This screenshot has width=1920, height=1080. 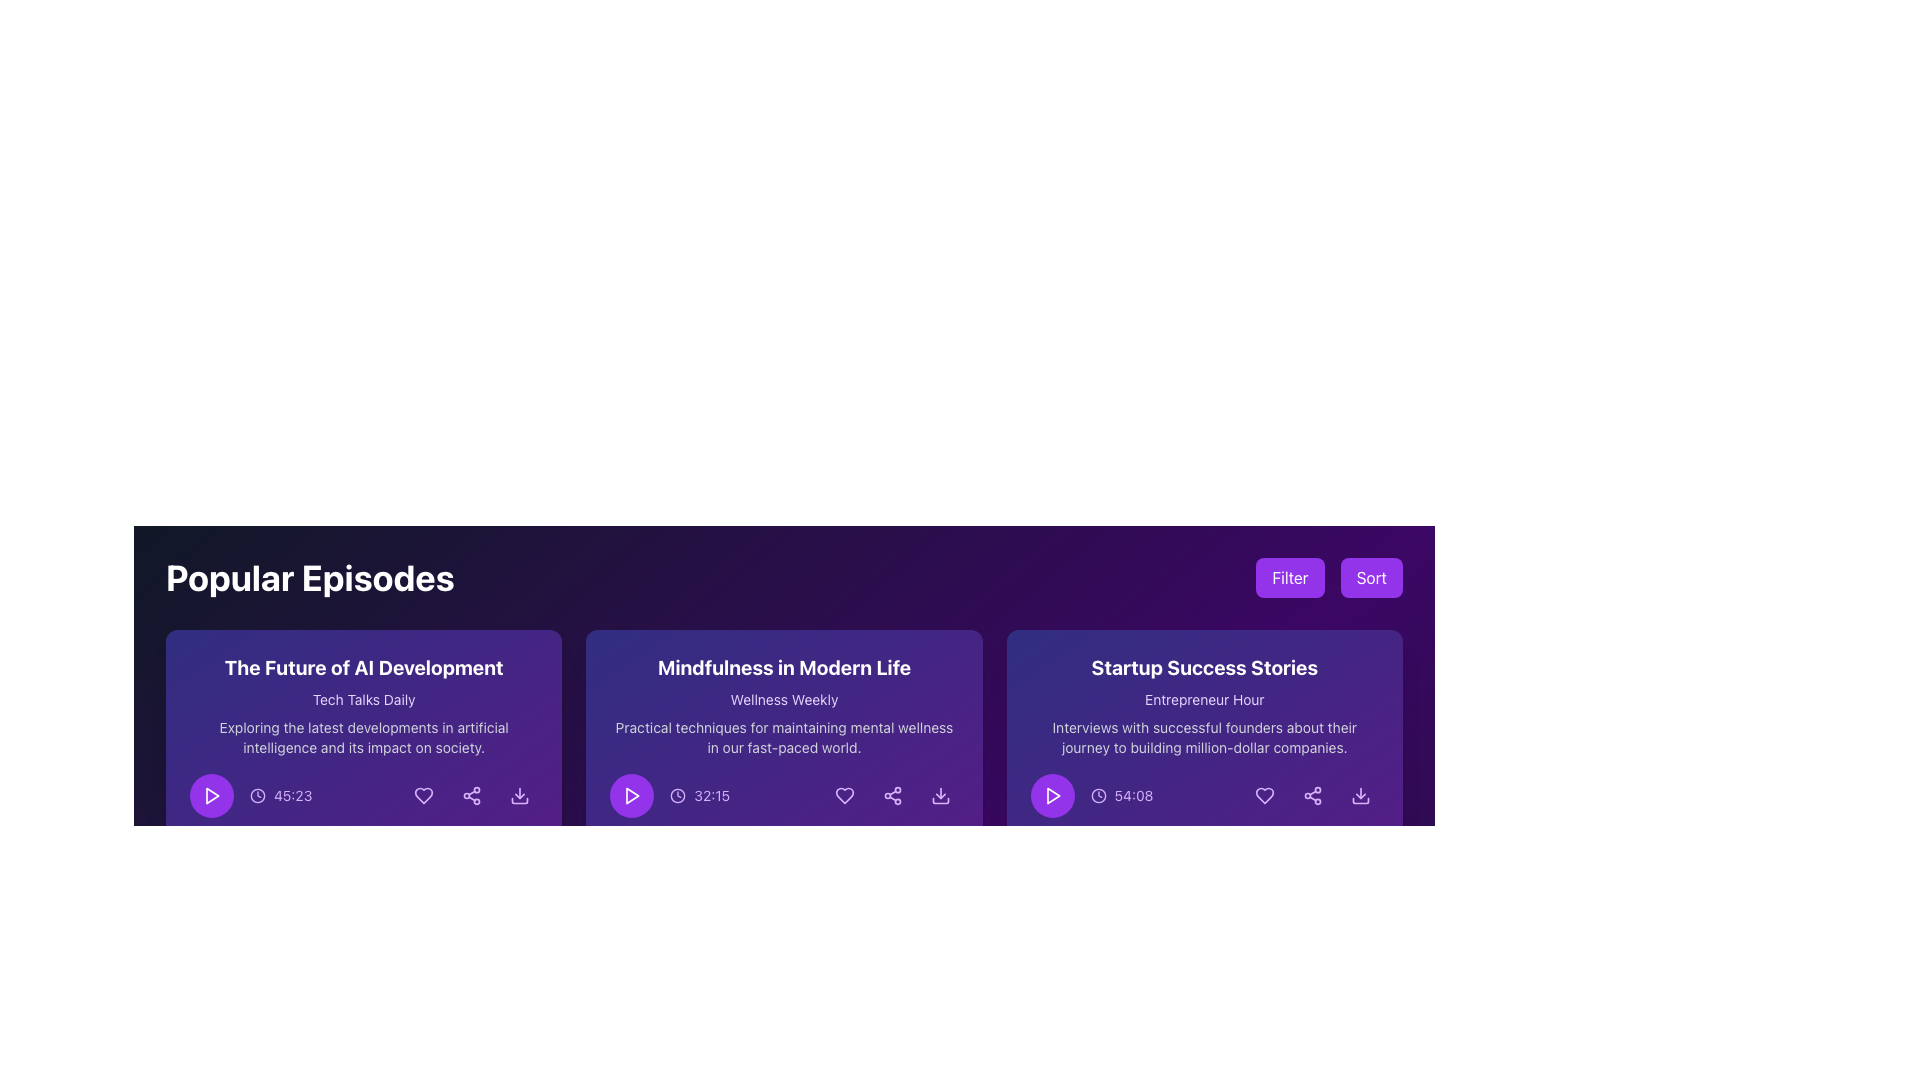 What do you see at coordinates (783, 837) in the screenshot?
I see `the Progress Bar located at the bottom of the 'Mindfulness in Modern Life' card, positioned under the time duration '32:15' and above the listener count` at bounding box center [783, 837].